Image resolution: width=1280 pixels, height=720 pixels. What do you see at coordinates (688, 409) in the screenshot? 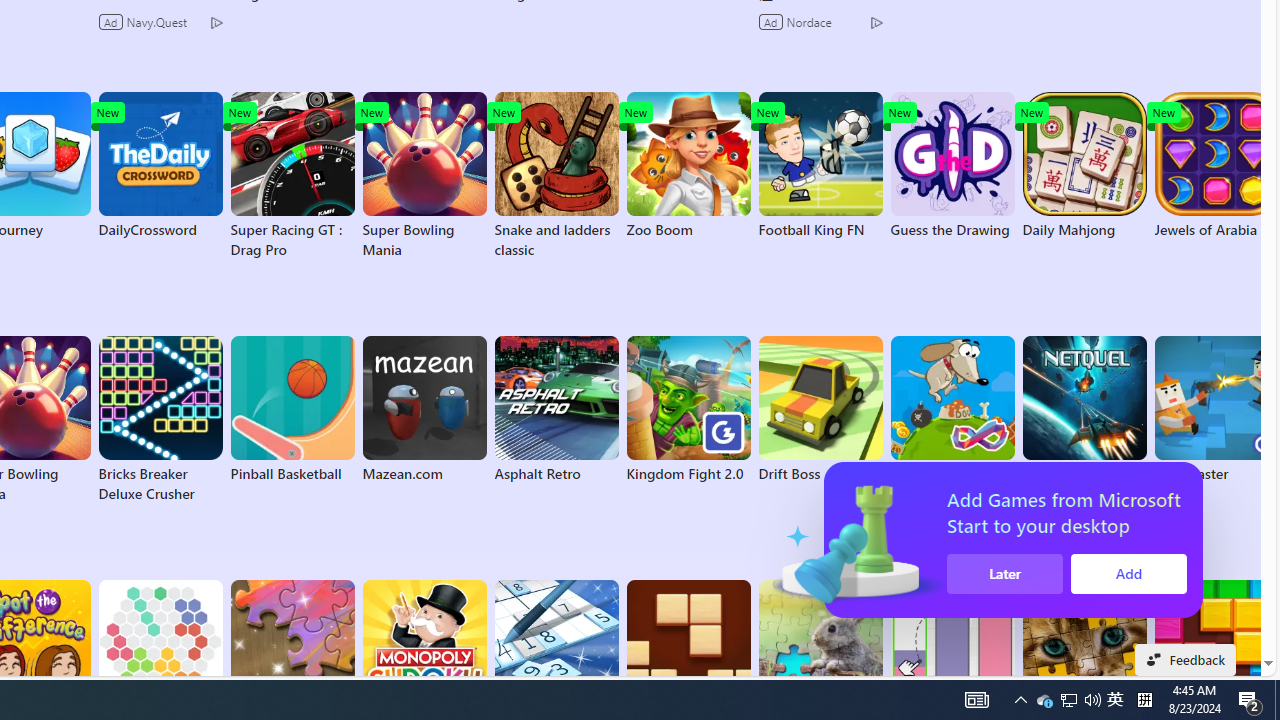
I see `'Kingdom Fight 2.0'` at bounding box center [688, 409].